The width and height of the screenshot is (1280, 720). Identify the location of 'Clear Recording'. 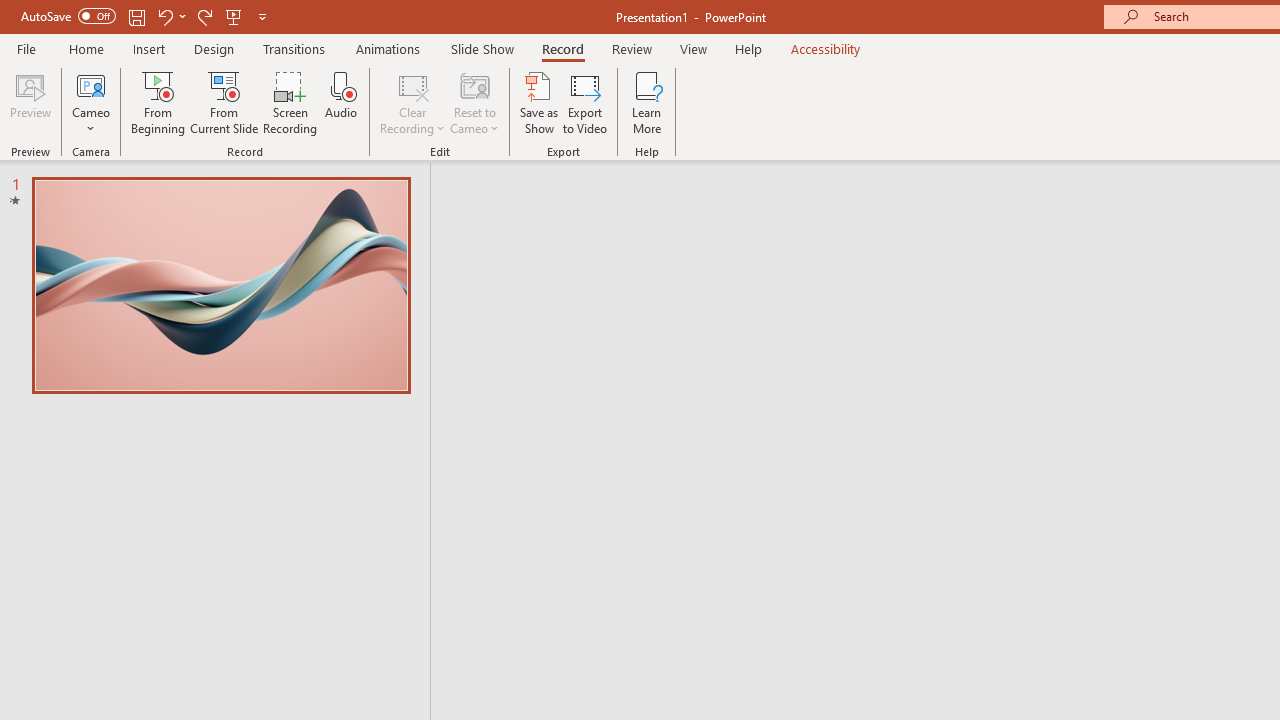
(411, 103).